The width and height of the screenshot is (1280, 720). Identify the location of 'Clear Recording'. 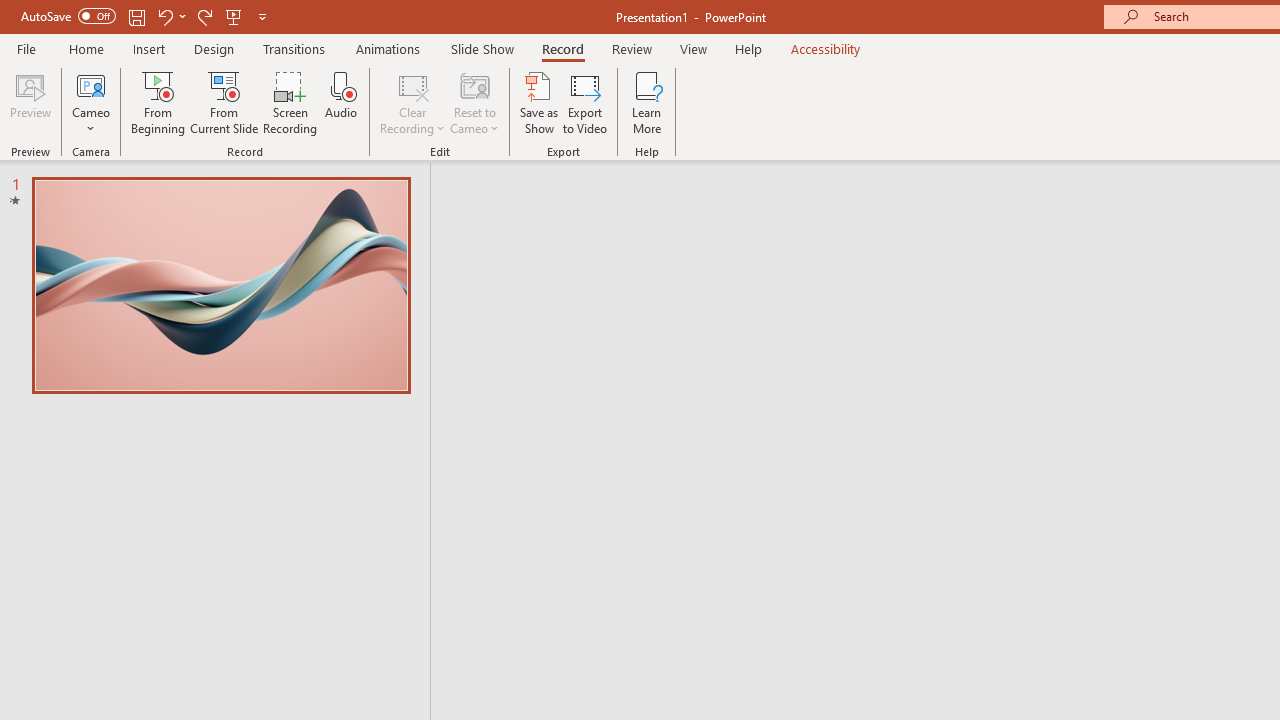
(411, 103).